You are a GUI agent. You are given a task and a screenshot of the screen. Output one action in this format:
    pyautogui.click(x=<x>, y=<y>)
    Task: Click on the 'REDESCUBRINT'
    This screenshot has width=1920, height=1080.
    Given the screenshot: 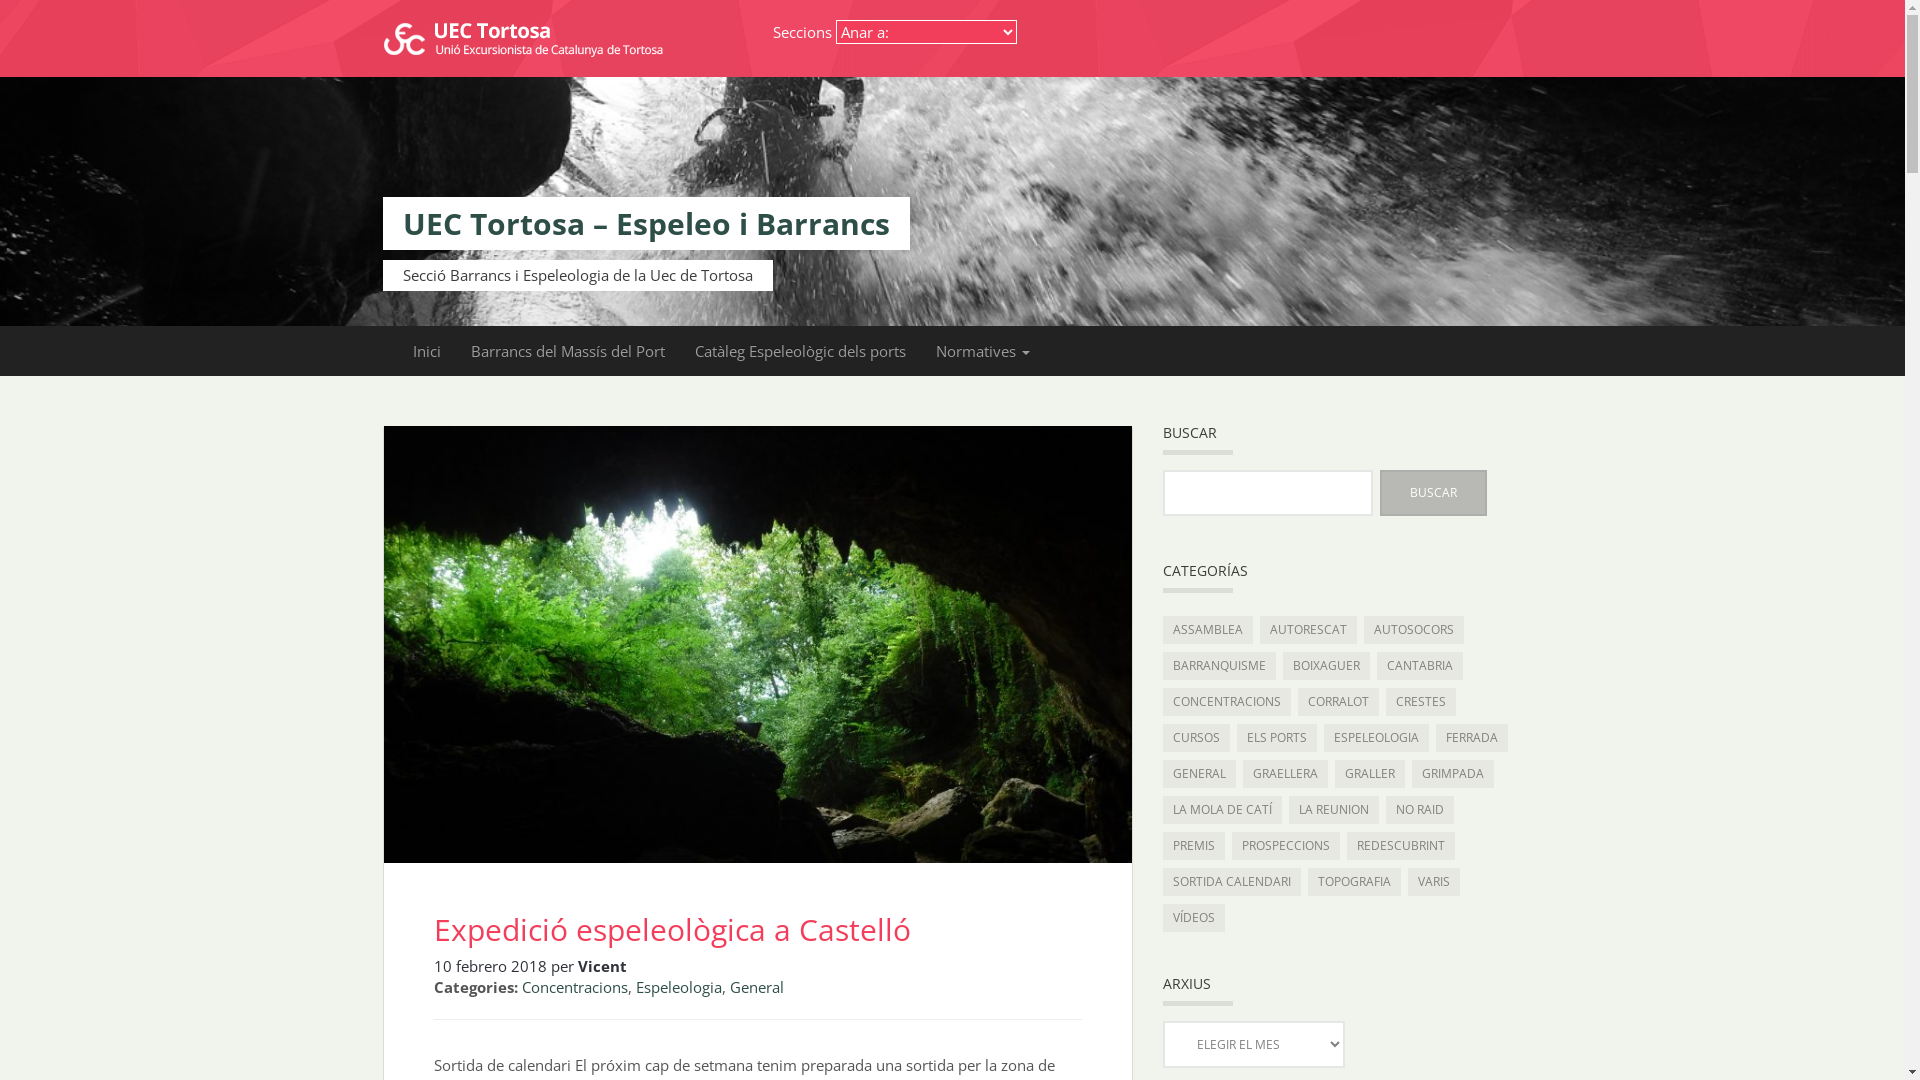 What is the action you would take?
    pyautogui.click(x=1399, y=845)
    